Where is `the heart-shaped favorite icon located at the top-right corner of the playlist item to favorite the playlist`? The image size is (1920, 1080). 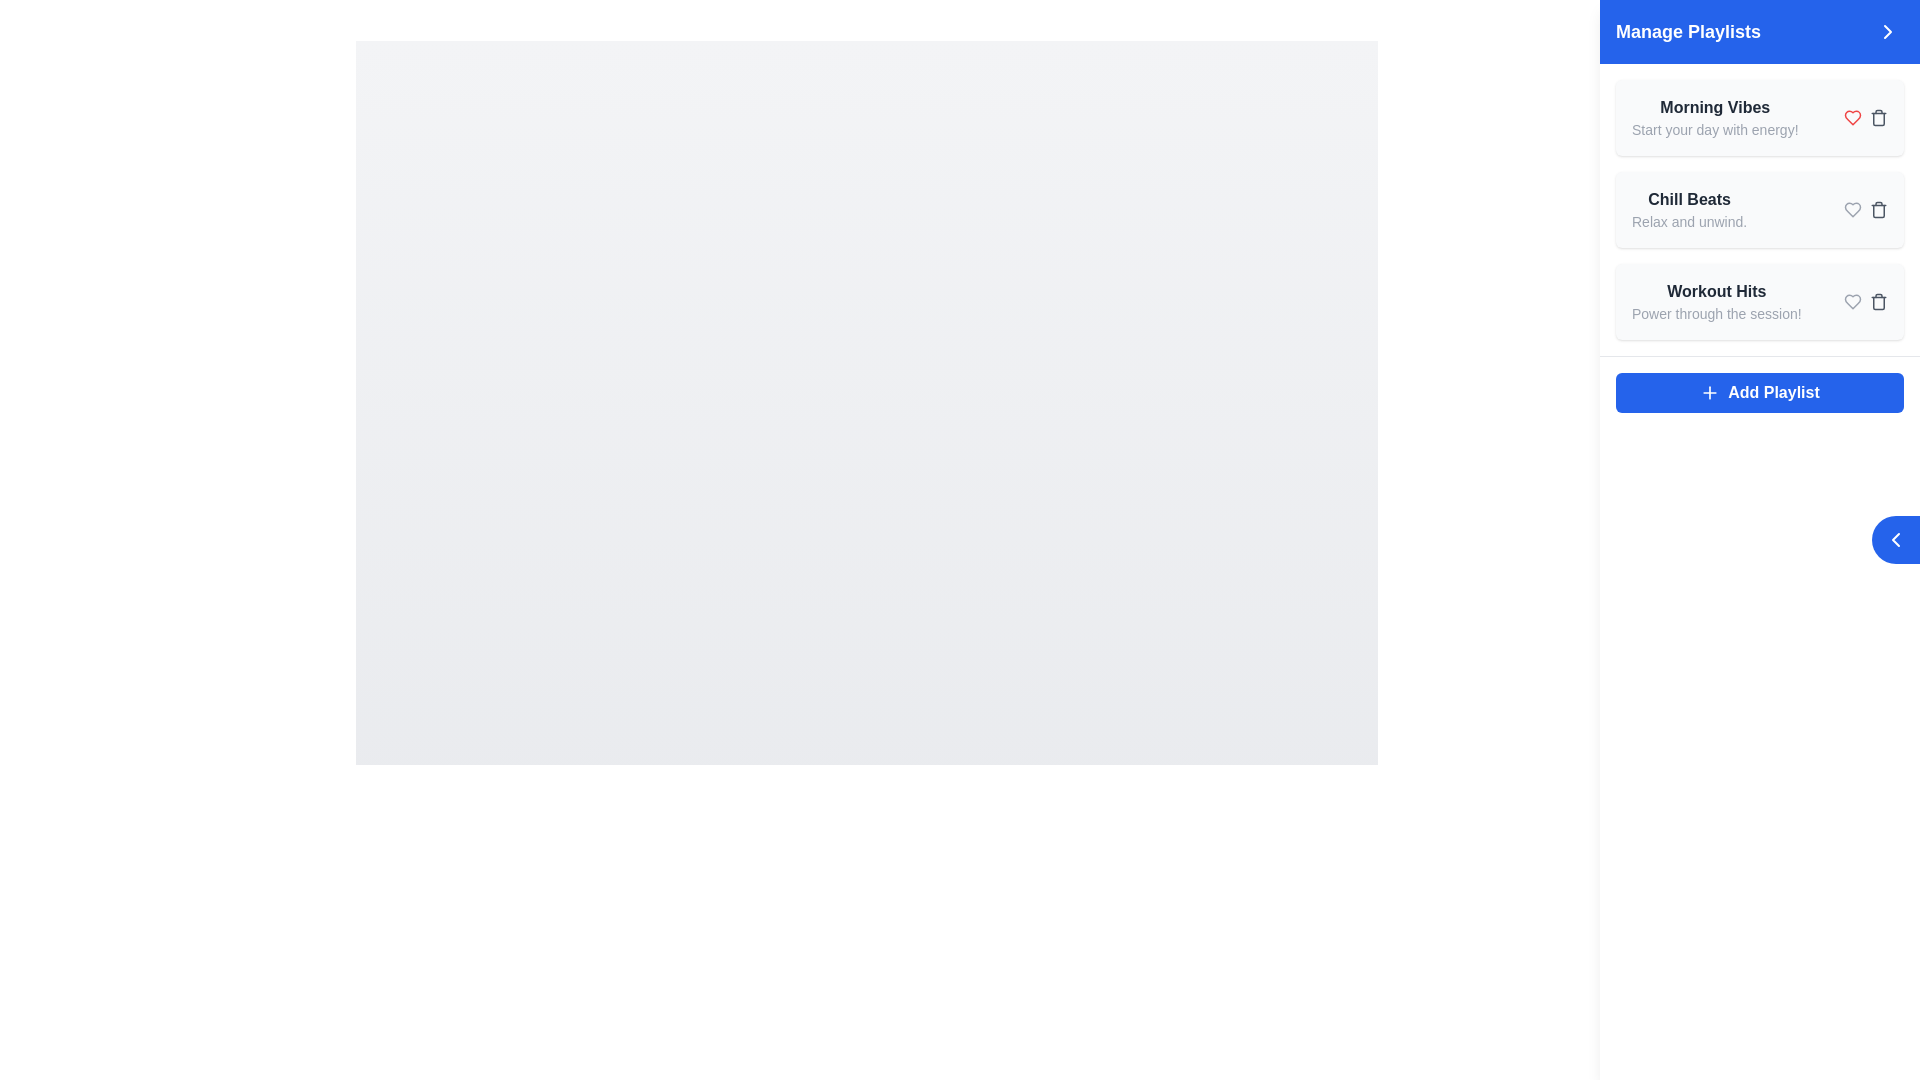
the heart-shaped favorite icon located at the top-right corner of the playlist item to favorite the playlist is located at coordinates (1851, 209).